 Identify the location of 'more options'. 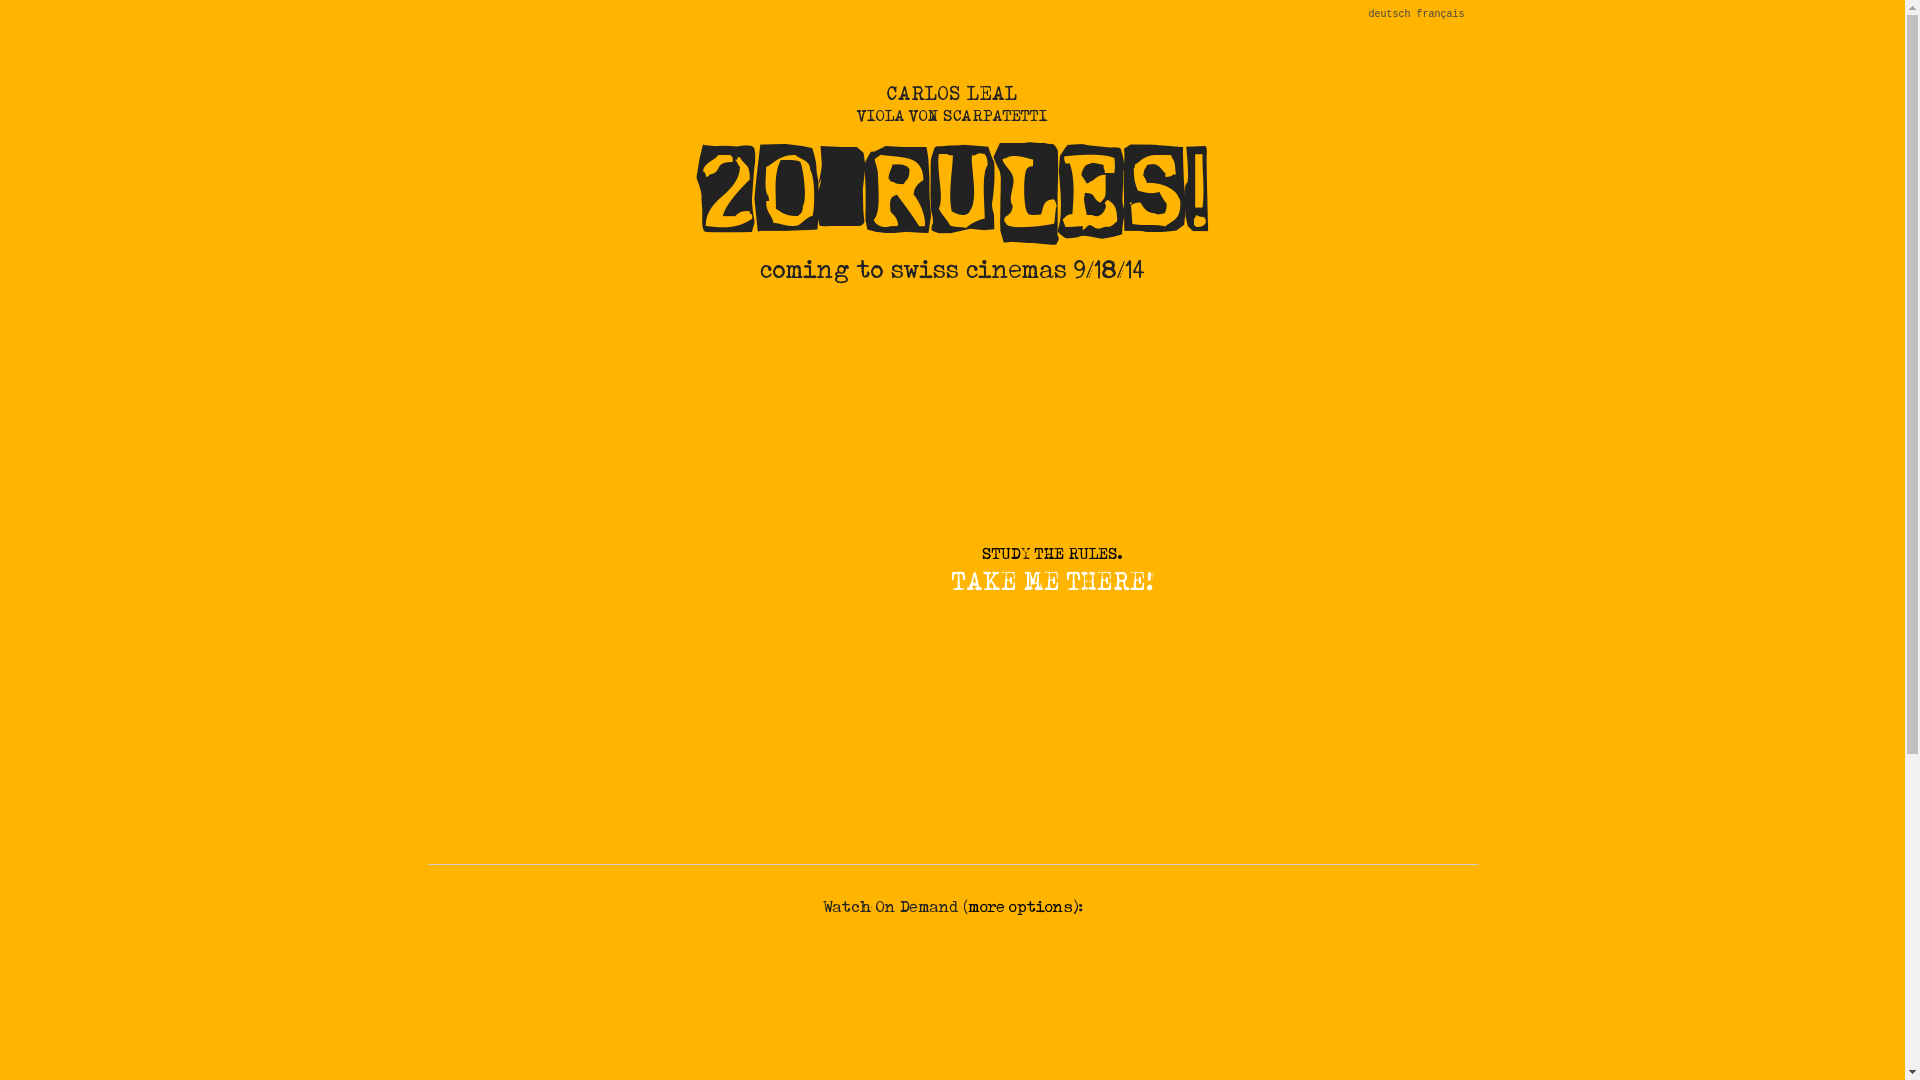
(1020, 906).